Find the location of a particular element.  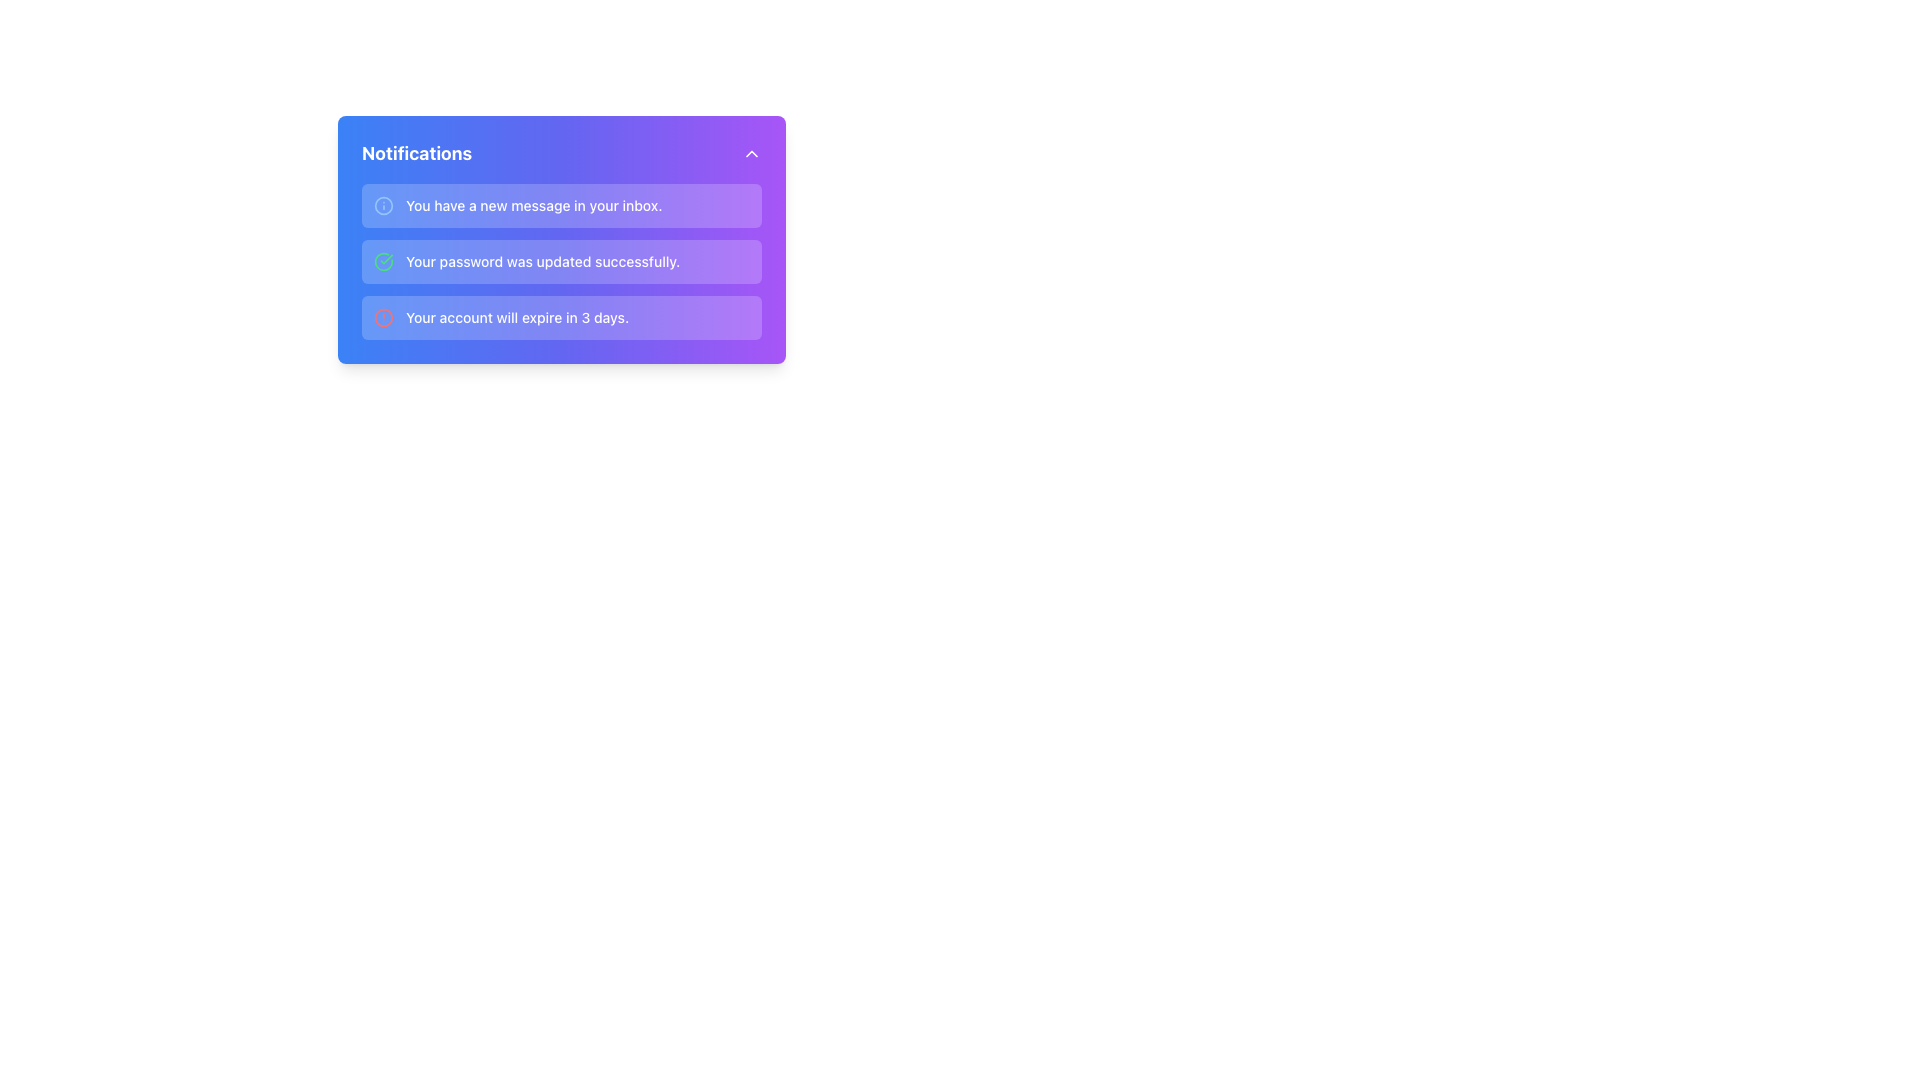

the label that identifies the notifications section, located at the top-left of the notification card is located at coordinates (416, 153).